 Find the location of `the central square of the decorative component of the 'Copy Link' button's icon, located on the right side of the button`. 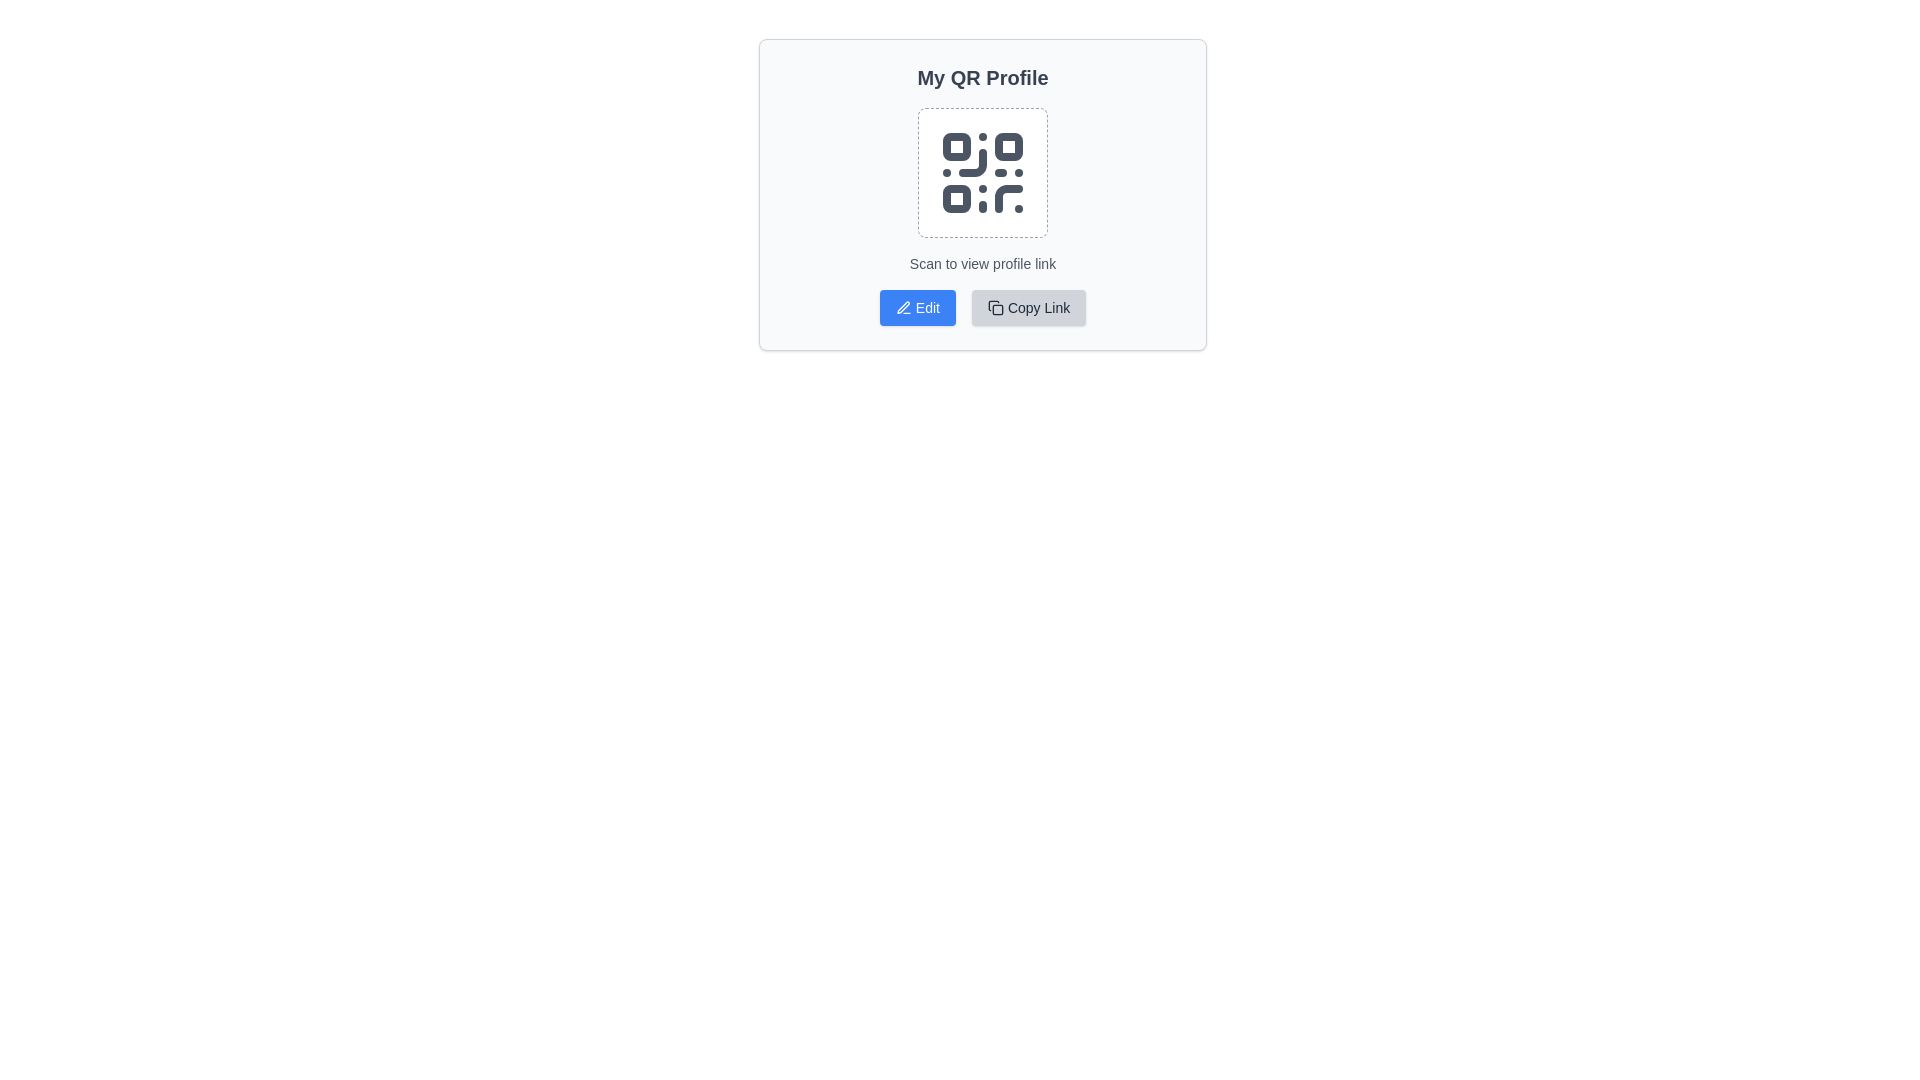

the central square of the decorative component of the 'Copy Link' button's icon, located on the right side of the button is located at coordinates (997, 309).